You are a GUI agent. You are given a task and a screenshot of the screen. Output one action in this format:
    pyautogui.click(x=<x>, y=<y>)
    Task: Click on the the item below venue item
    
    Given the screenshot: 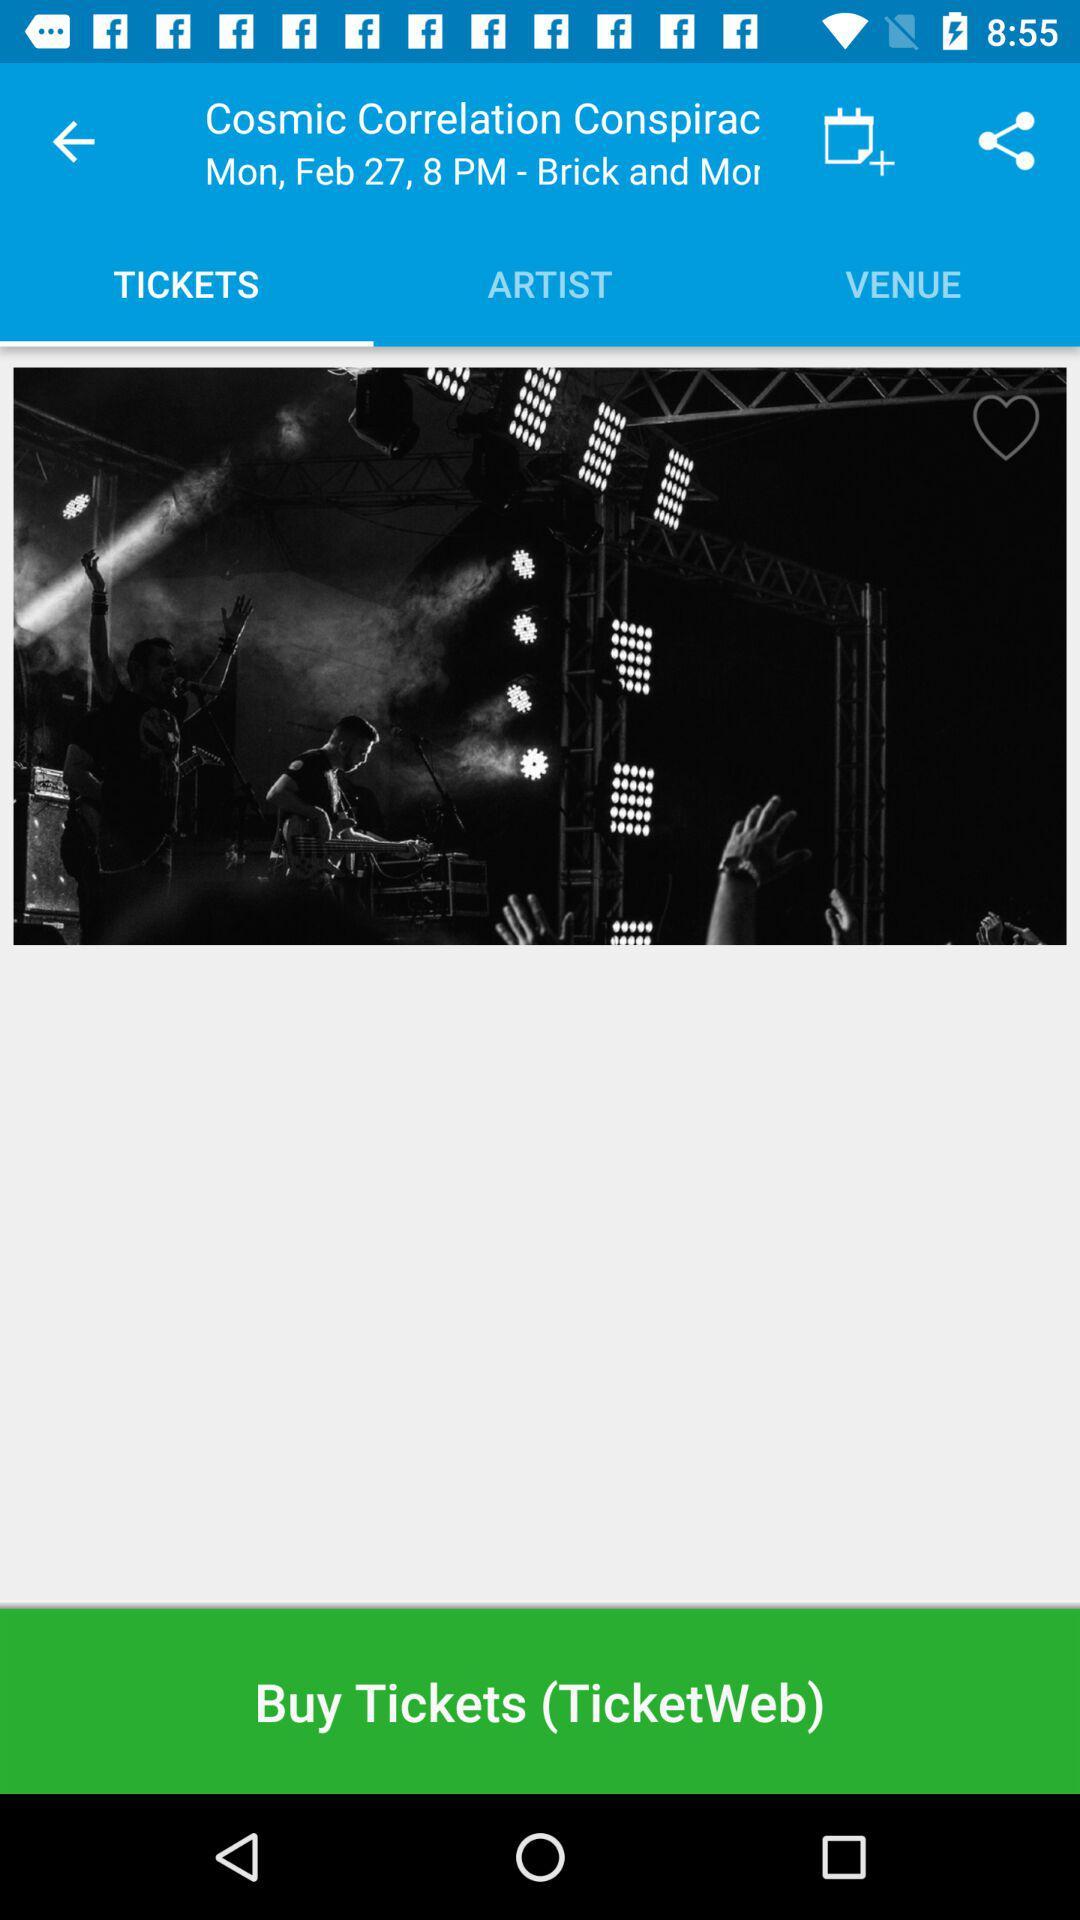 What is the action you would take?
    pyautogui.click(x=999, y=433)
    